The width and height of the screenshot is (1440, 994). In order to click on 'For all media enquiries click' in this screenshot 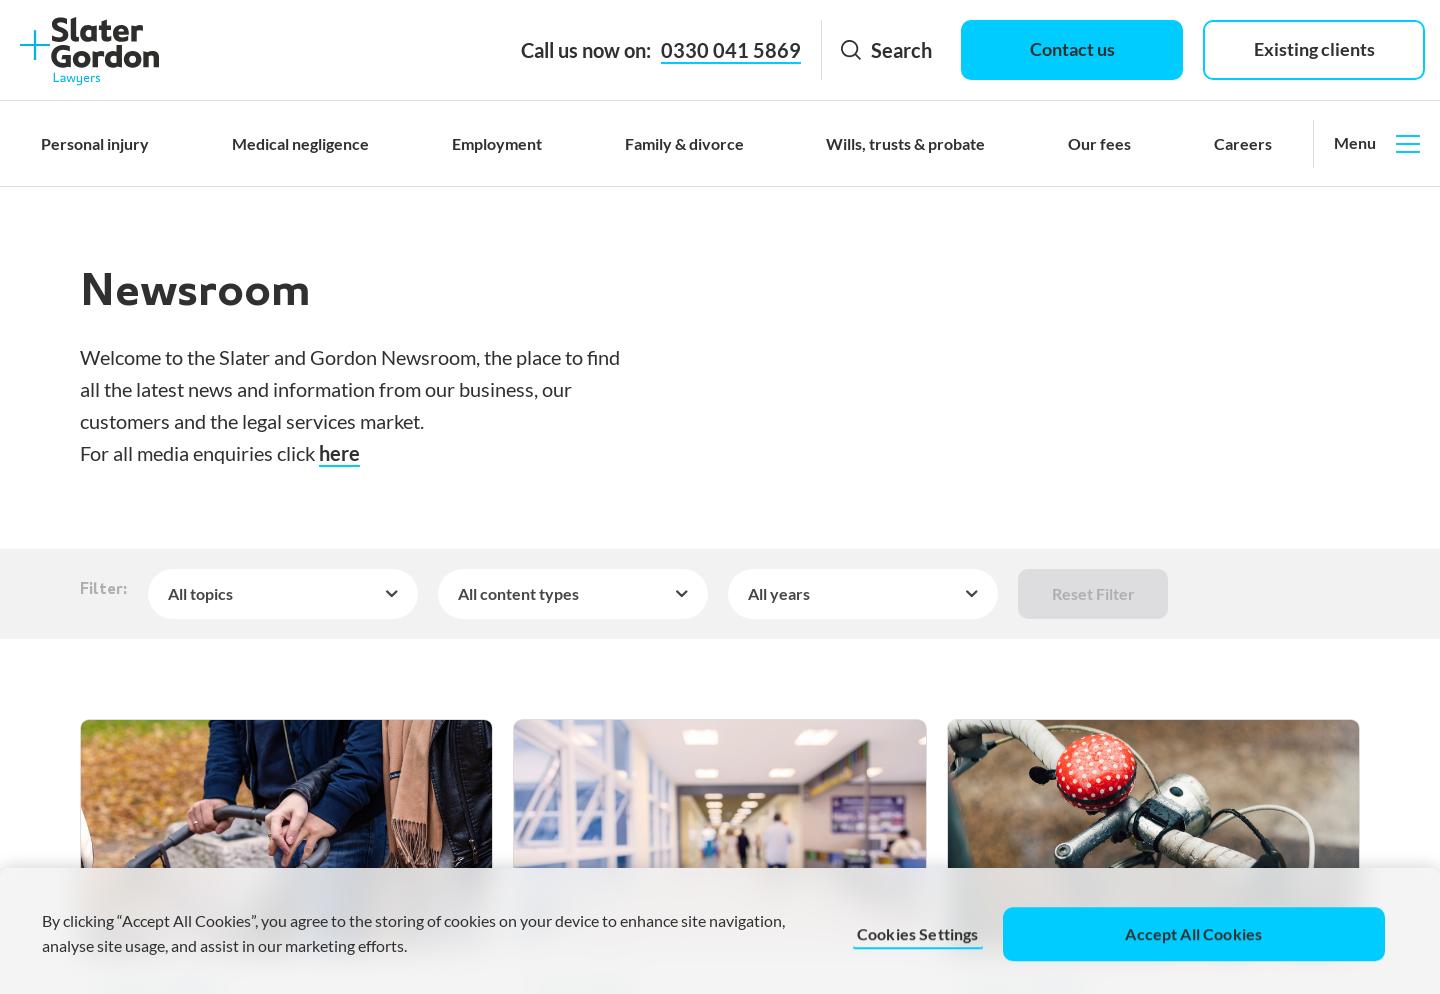, I will do `click(199, 452)`.